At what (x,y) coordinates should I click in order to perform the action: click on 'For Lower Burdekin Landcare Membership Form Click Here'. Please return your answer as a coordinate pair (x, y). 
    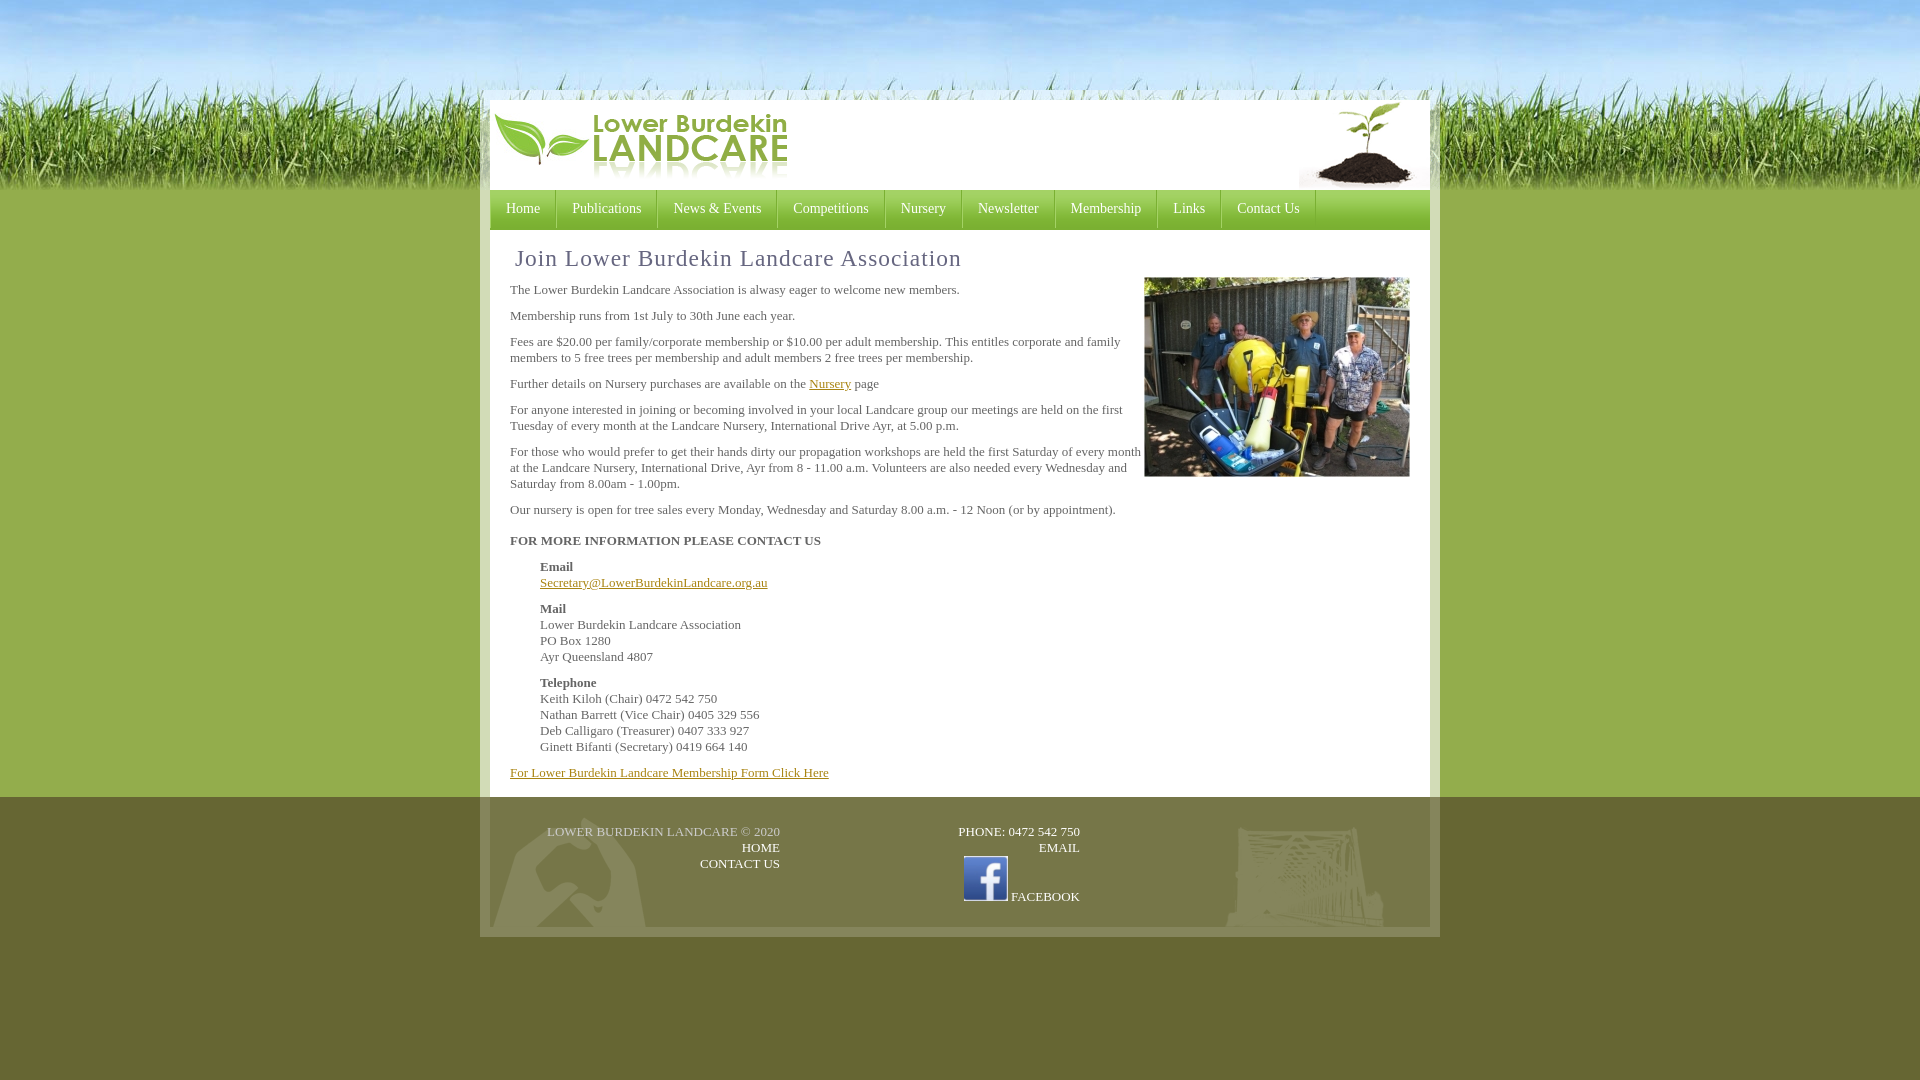
    Looking at the image, I should click on (669, 771).